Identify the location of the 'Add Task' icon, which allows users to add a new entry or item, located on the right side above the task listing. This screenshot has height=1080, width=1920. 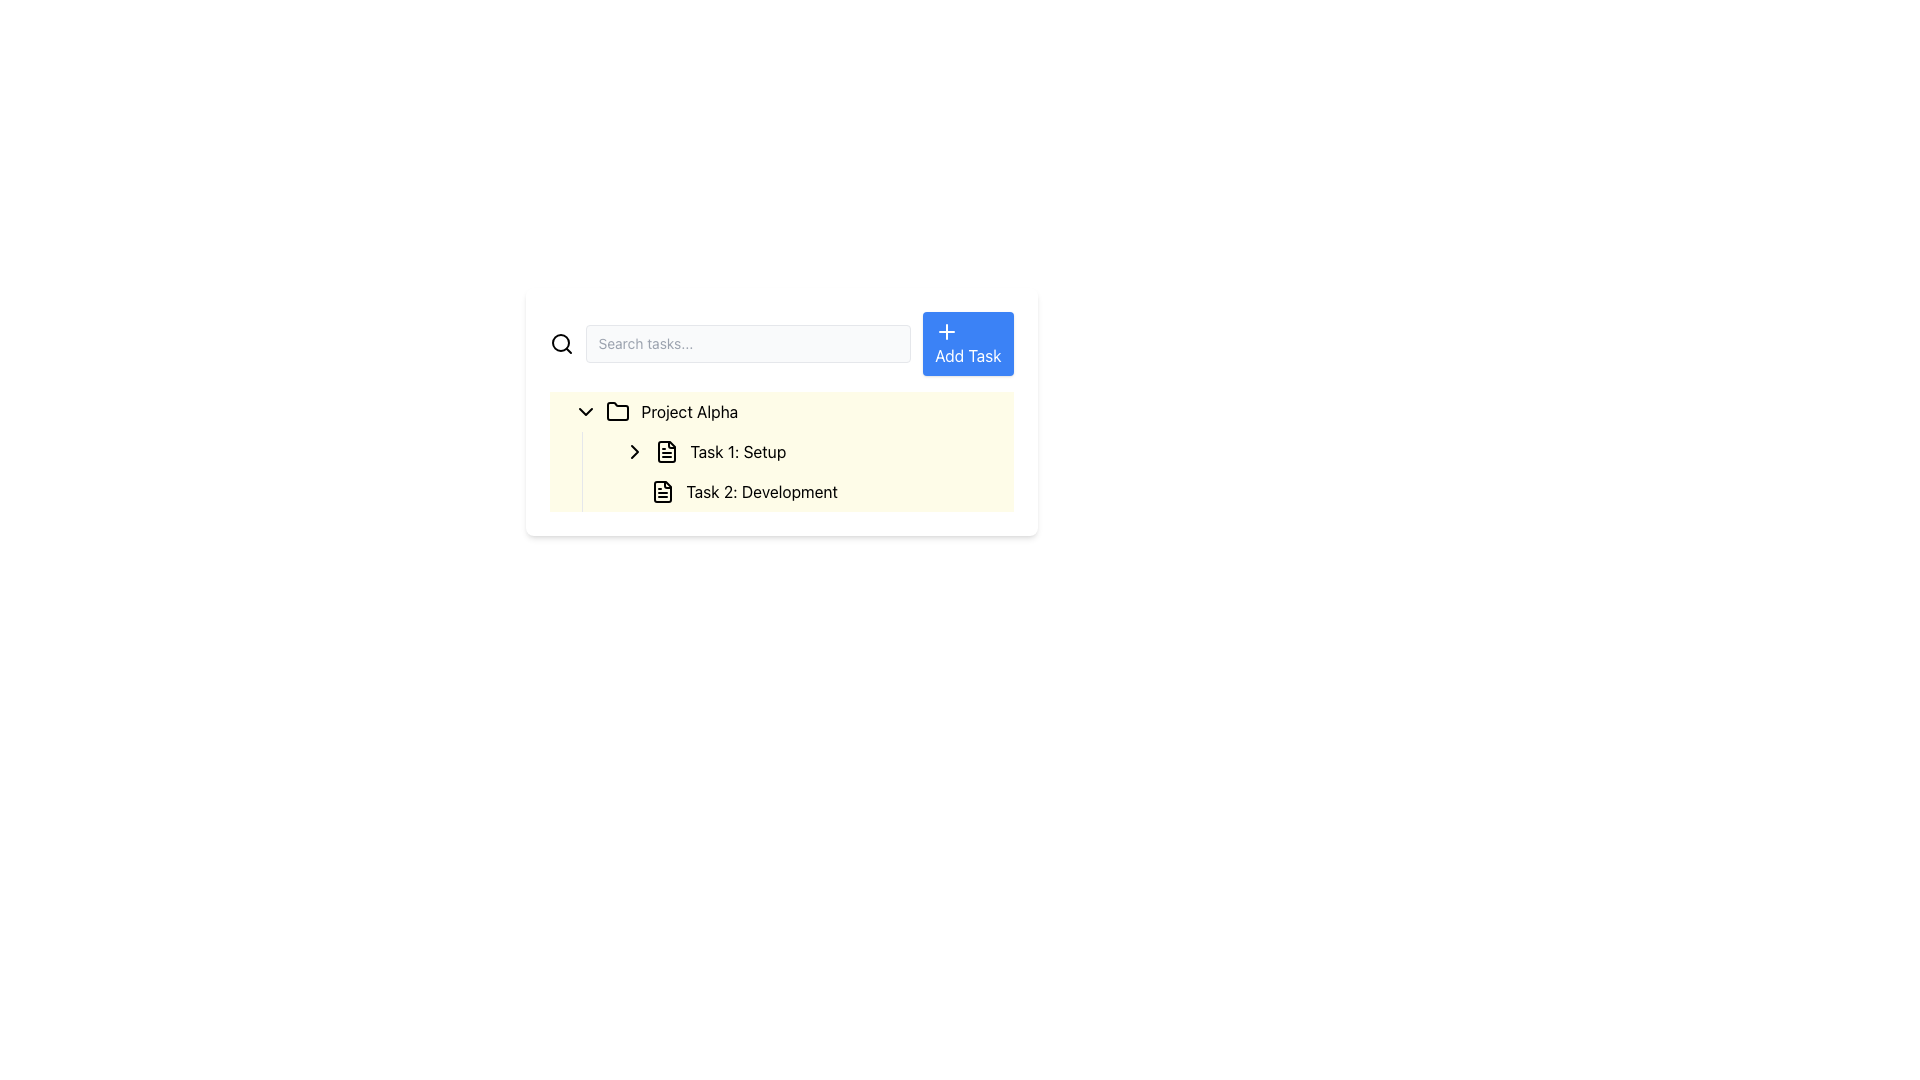
(946, 330).